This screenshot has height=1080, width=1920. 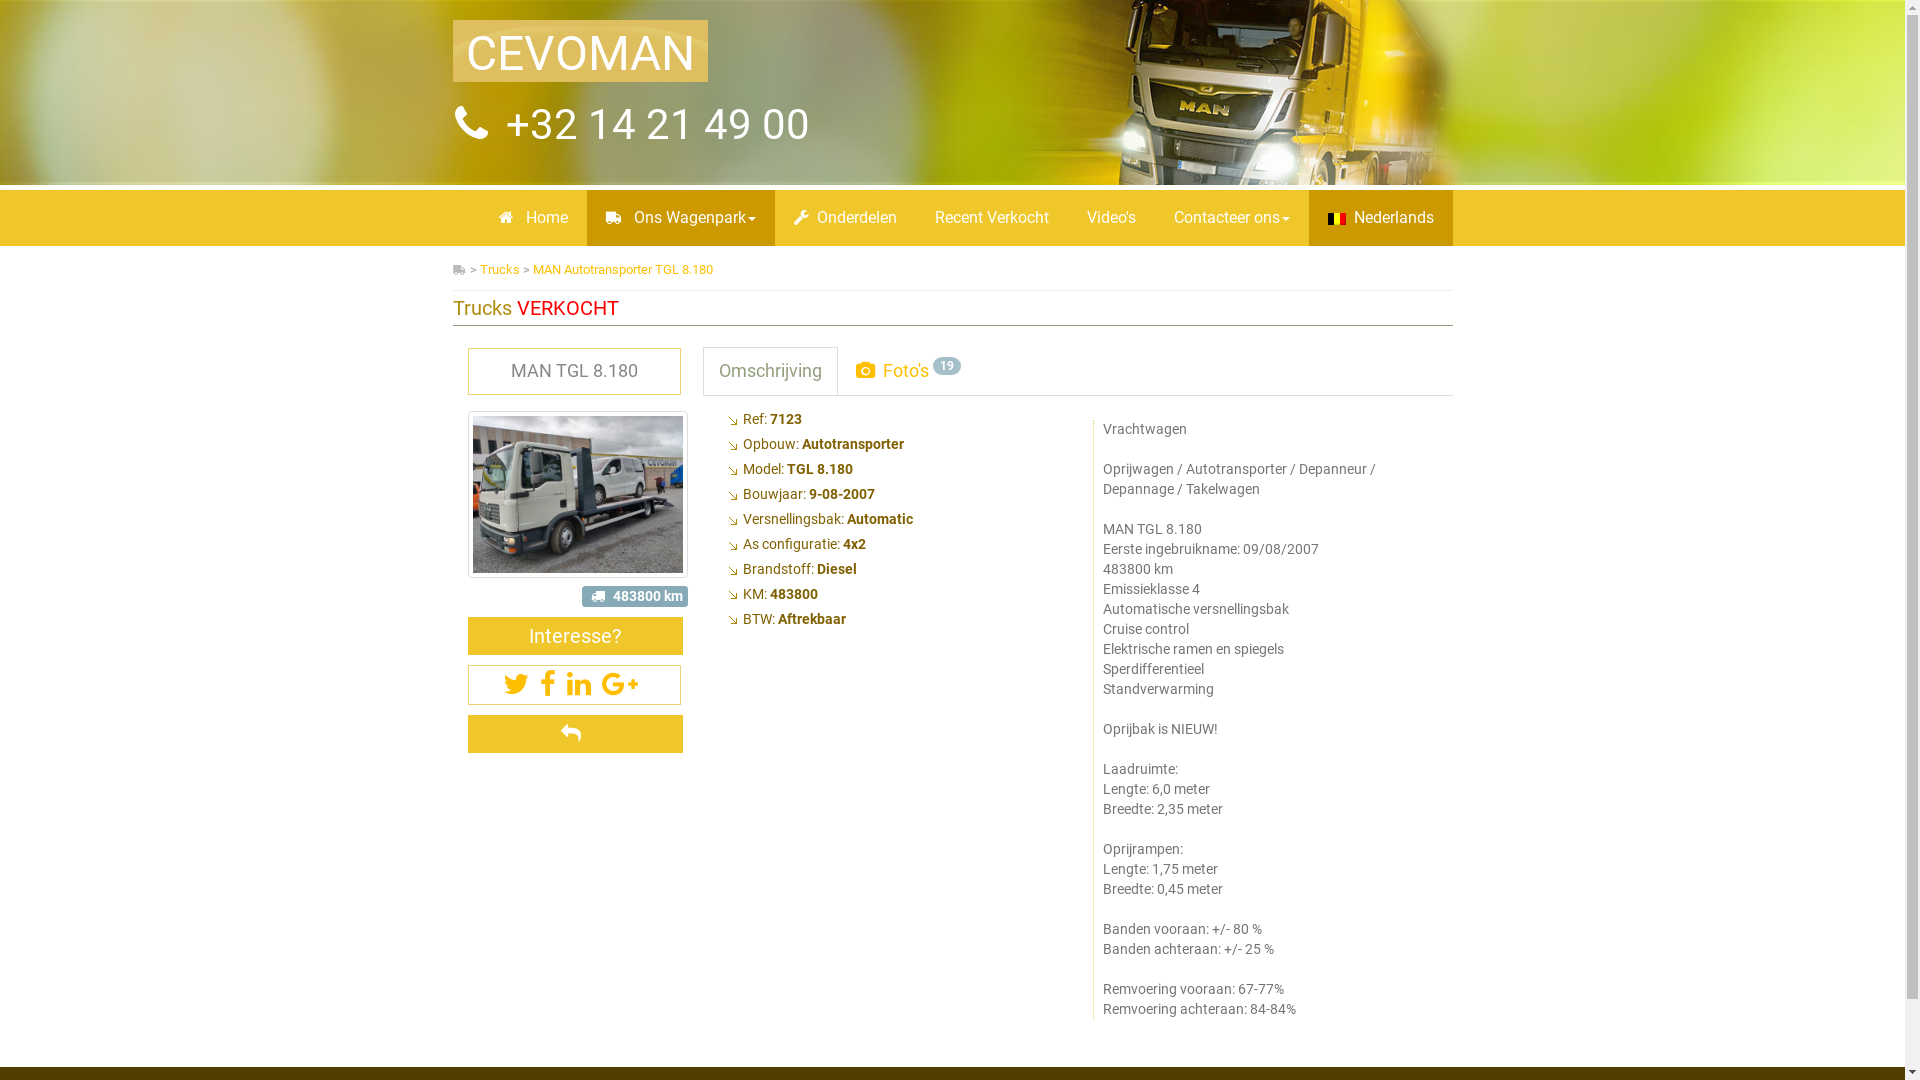 What do you see at coordinates (680, 218) in the screenshot?
I see `'Ons Wagenpark'` at bounding box center [680, 218].